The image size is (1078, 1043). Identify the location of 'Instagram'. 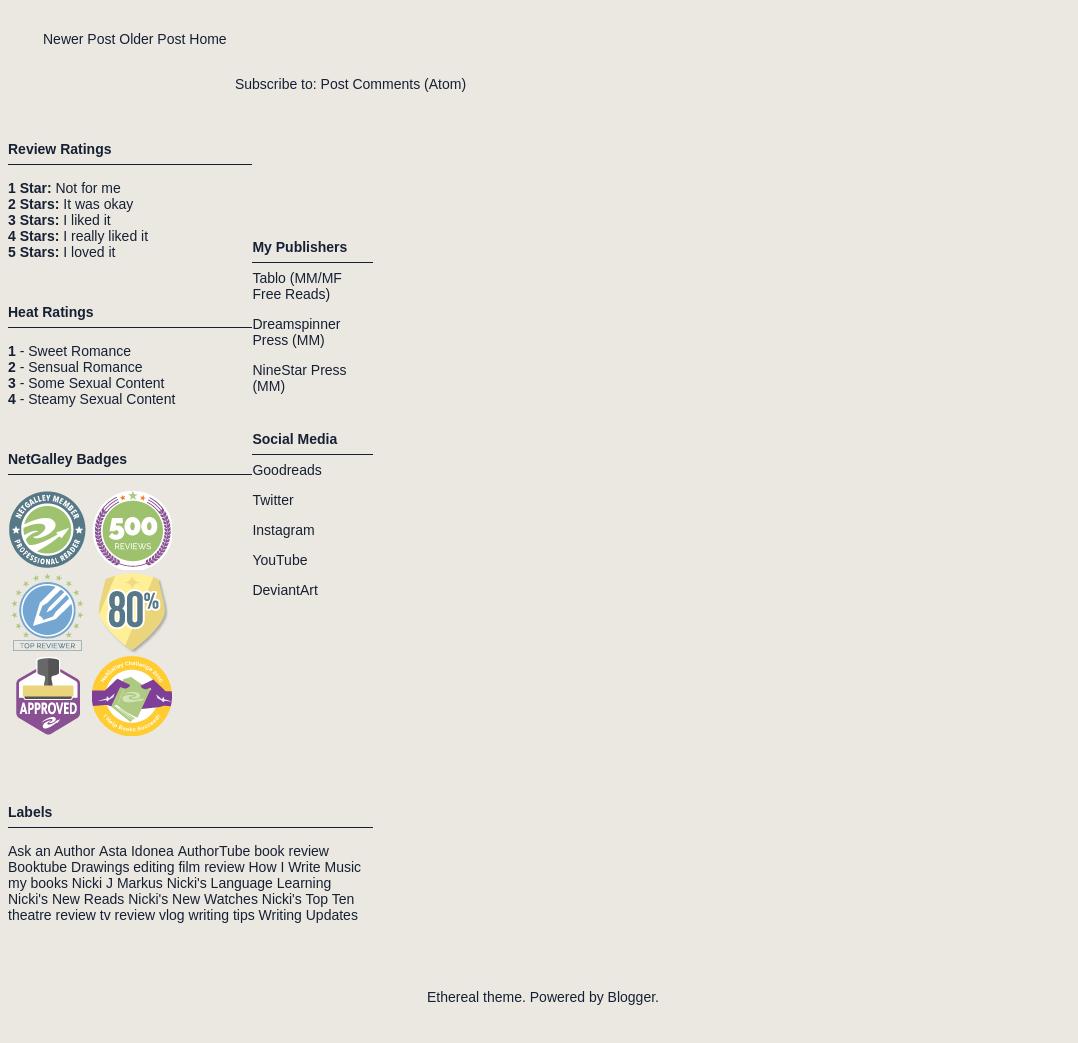
(251, 529).